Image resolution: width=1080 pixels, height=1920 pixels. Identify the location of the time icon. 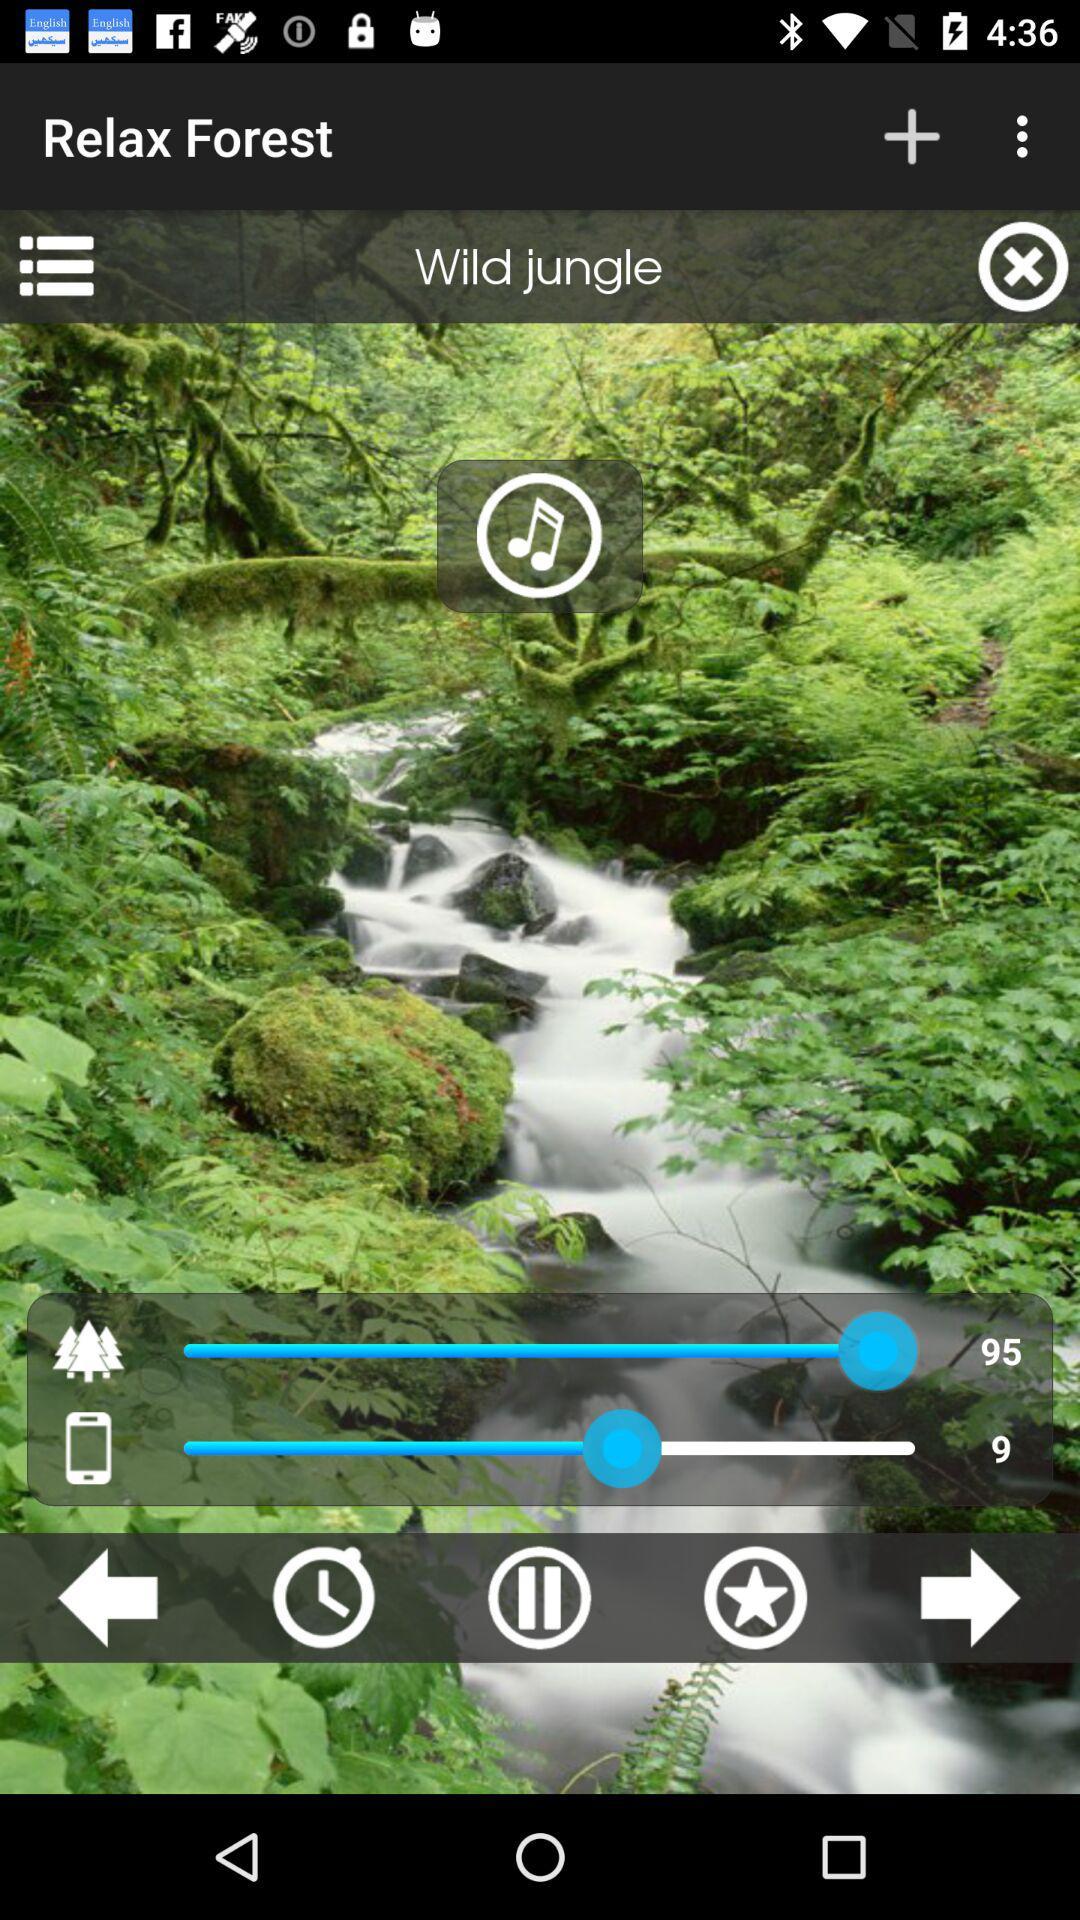
(322, 1596).